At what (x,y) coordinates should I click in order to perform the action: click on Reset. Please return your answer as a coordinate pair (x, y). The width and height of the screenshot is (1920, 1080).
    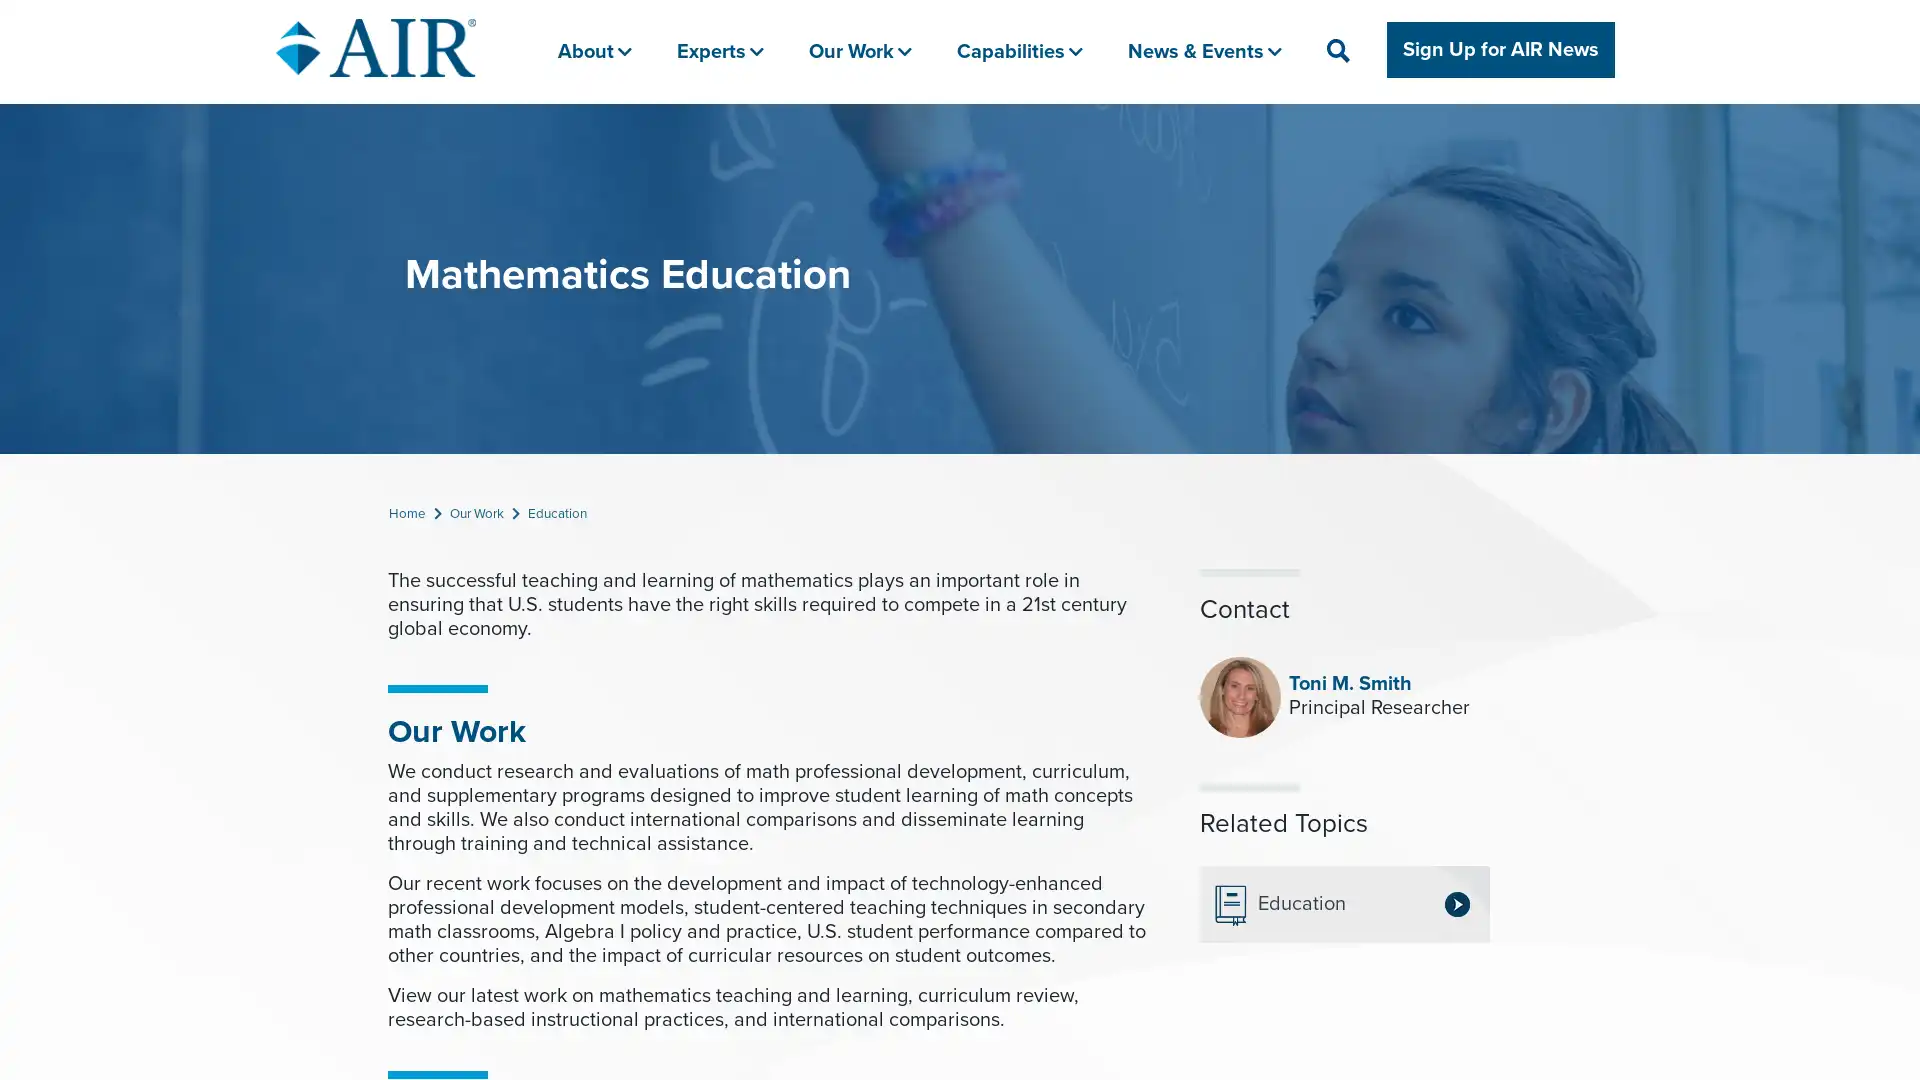
    Looking at the image, I should click on (1477, 137).